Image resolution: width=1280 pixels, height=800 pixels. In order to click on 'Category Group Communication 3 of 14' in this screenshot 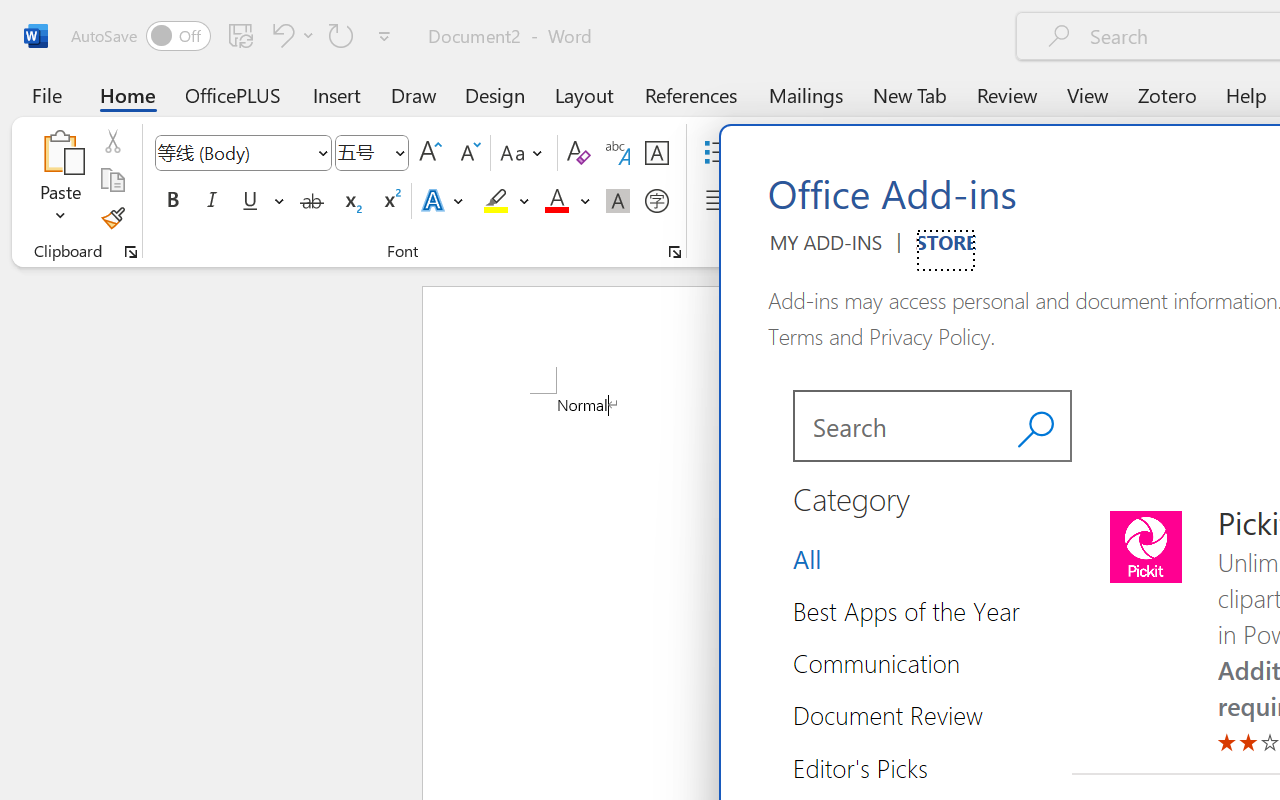, I will do `click(883, 662)`.